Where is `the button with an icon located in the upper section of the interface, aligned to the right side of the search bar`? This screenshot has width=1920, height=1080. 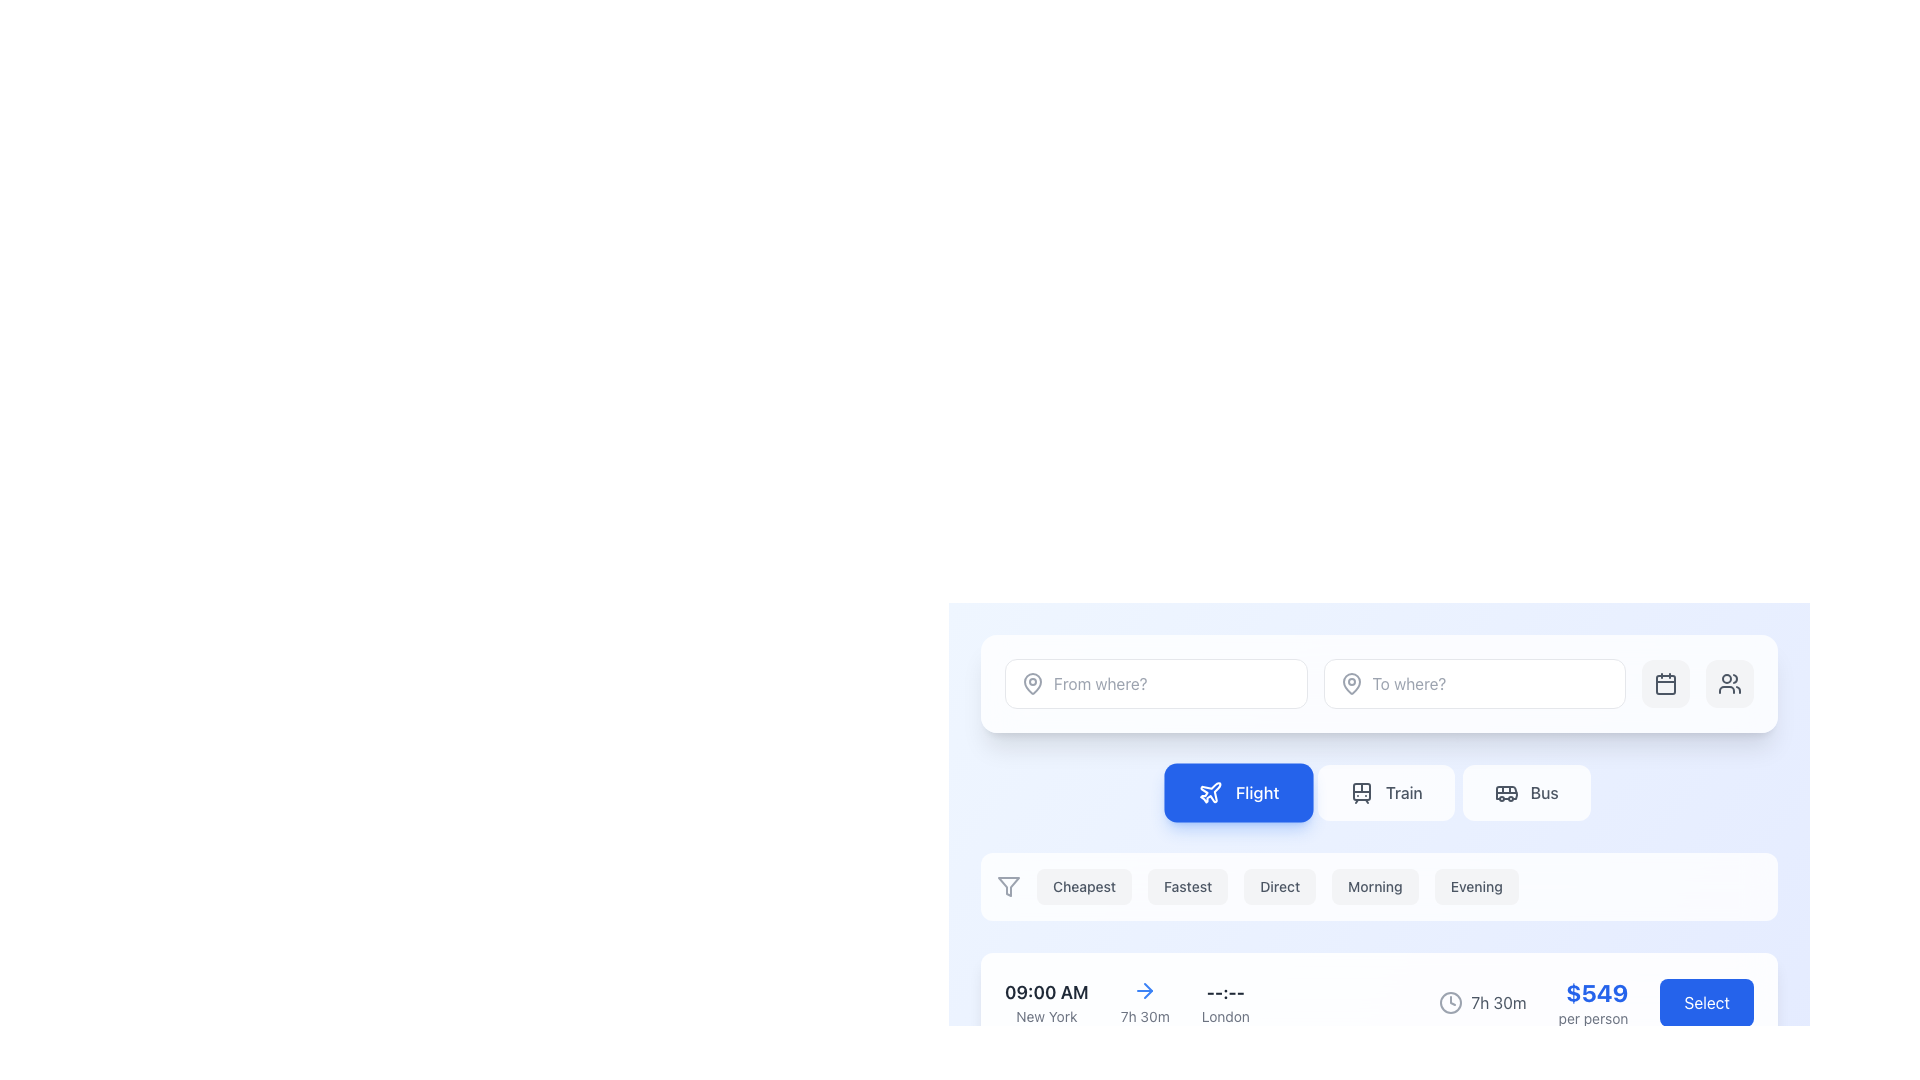
the button with an icon located in the upper section of the interface, aligned to the right side of the search bar is located at coordinates (1665, 682).